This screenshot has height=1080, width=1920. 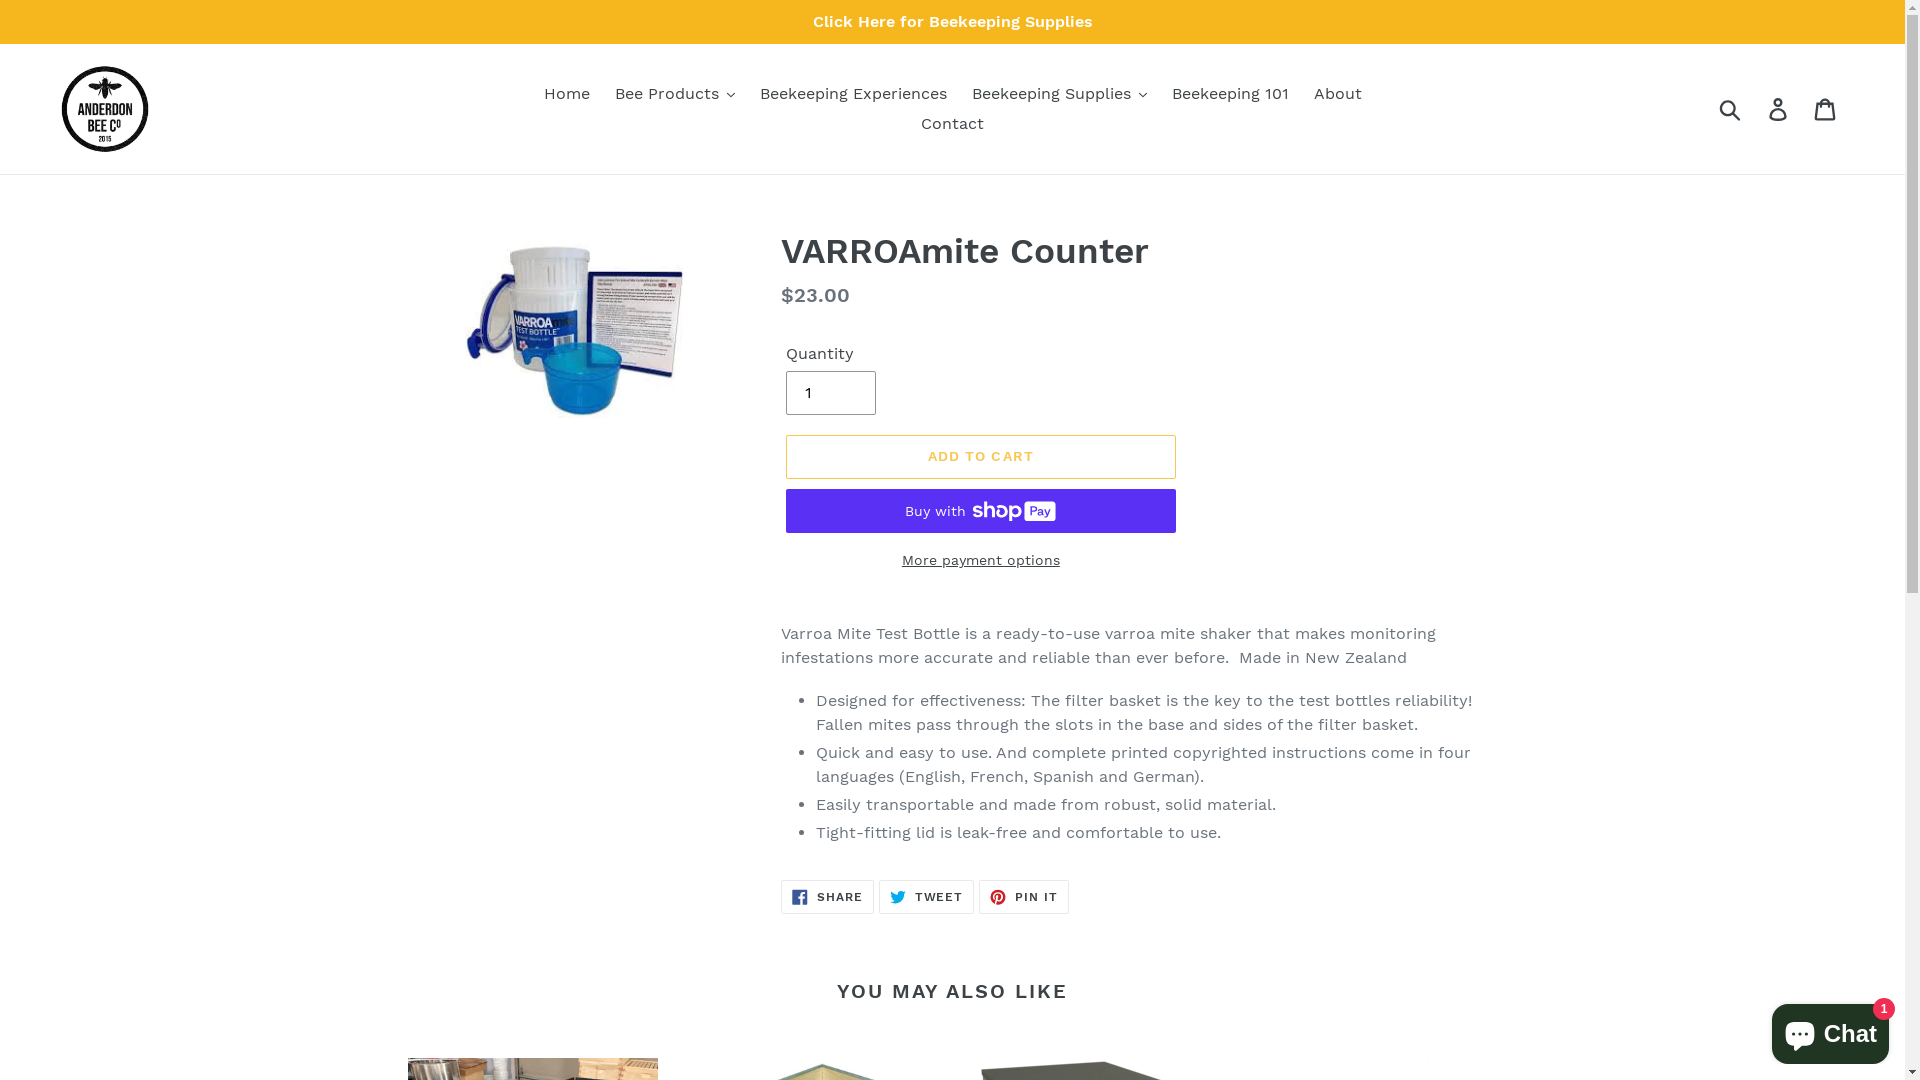 What do you see at coordinates (1338, 93) in the screenshot?
I see `'About'` at bounding box center [1338, 93].